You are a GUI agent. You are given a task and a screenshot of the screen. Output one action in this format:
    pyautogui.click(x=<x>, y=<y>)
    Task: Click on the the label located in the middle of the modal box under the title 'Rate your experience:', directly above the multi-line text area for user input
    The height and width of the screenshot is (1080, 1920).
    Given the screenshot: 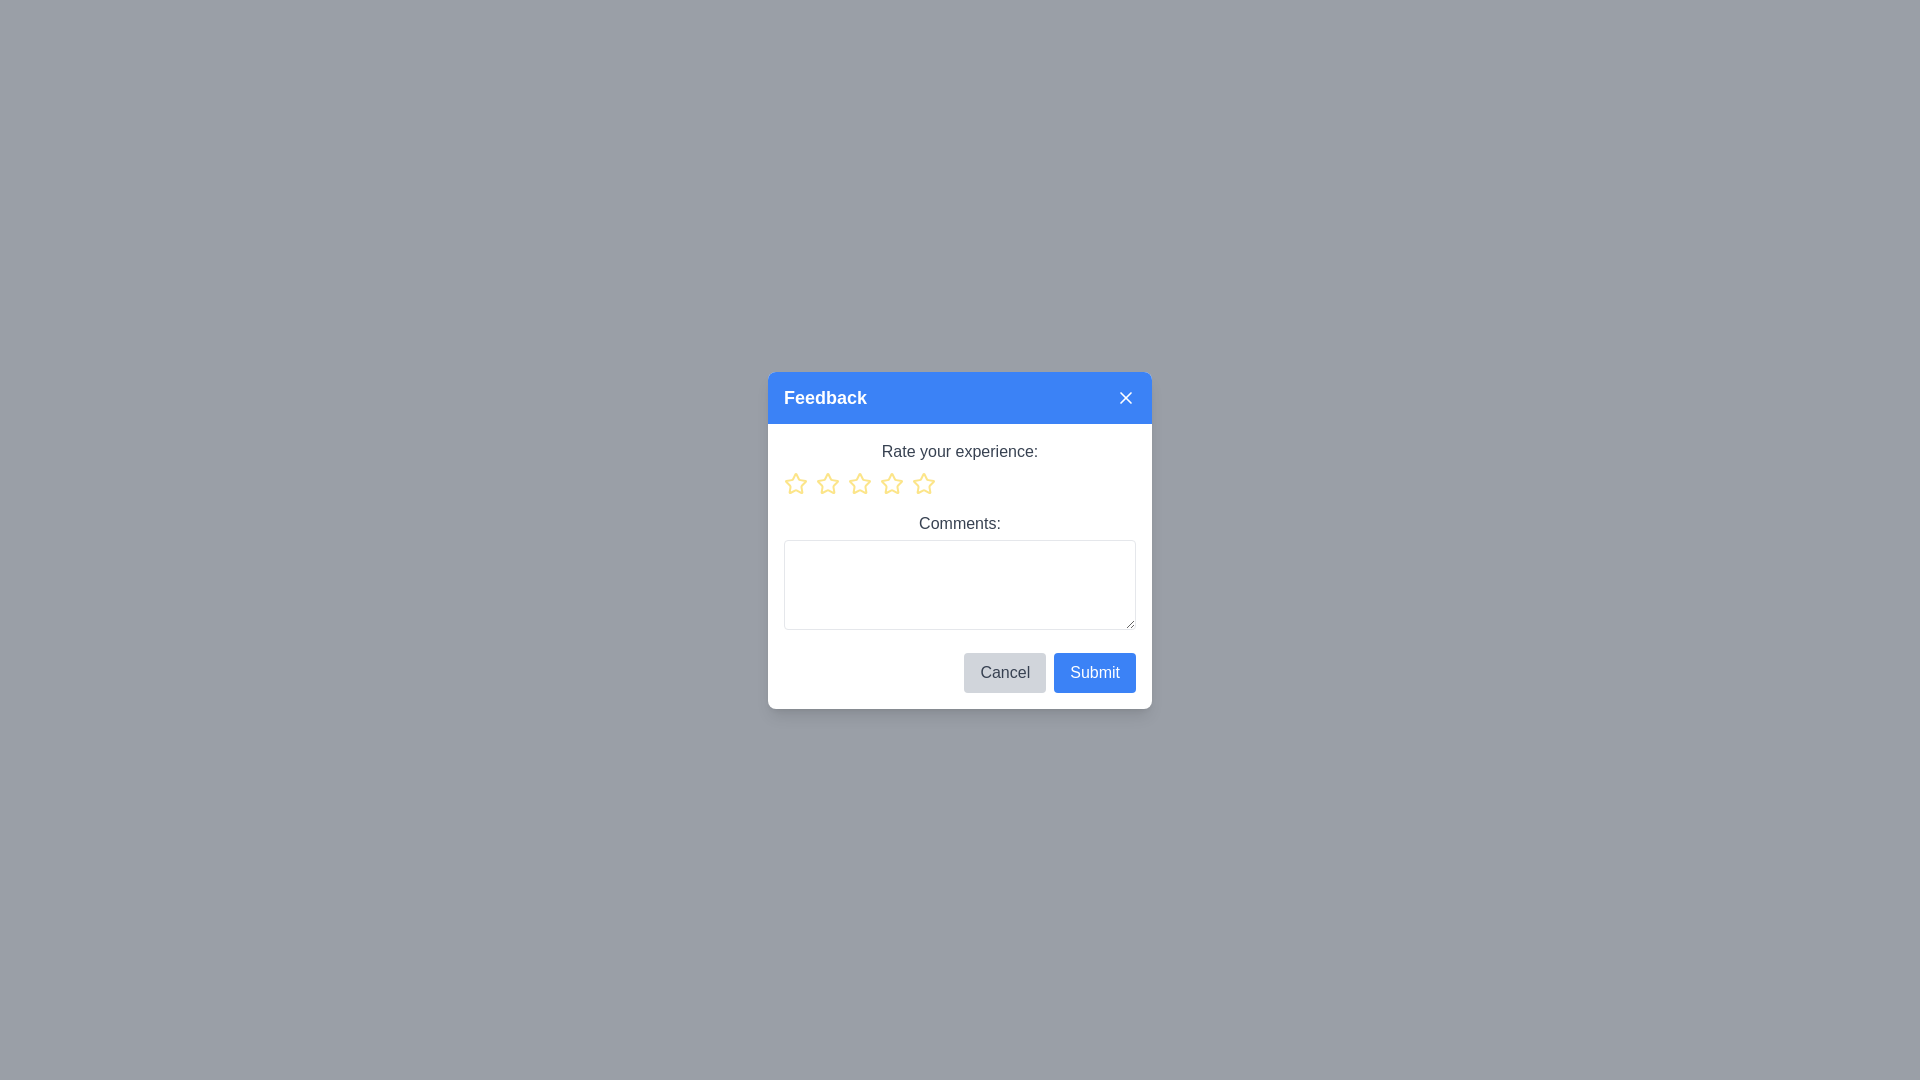 What is the action you would take?
    pyautogui.click(x=960, y=522)
    